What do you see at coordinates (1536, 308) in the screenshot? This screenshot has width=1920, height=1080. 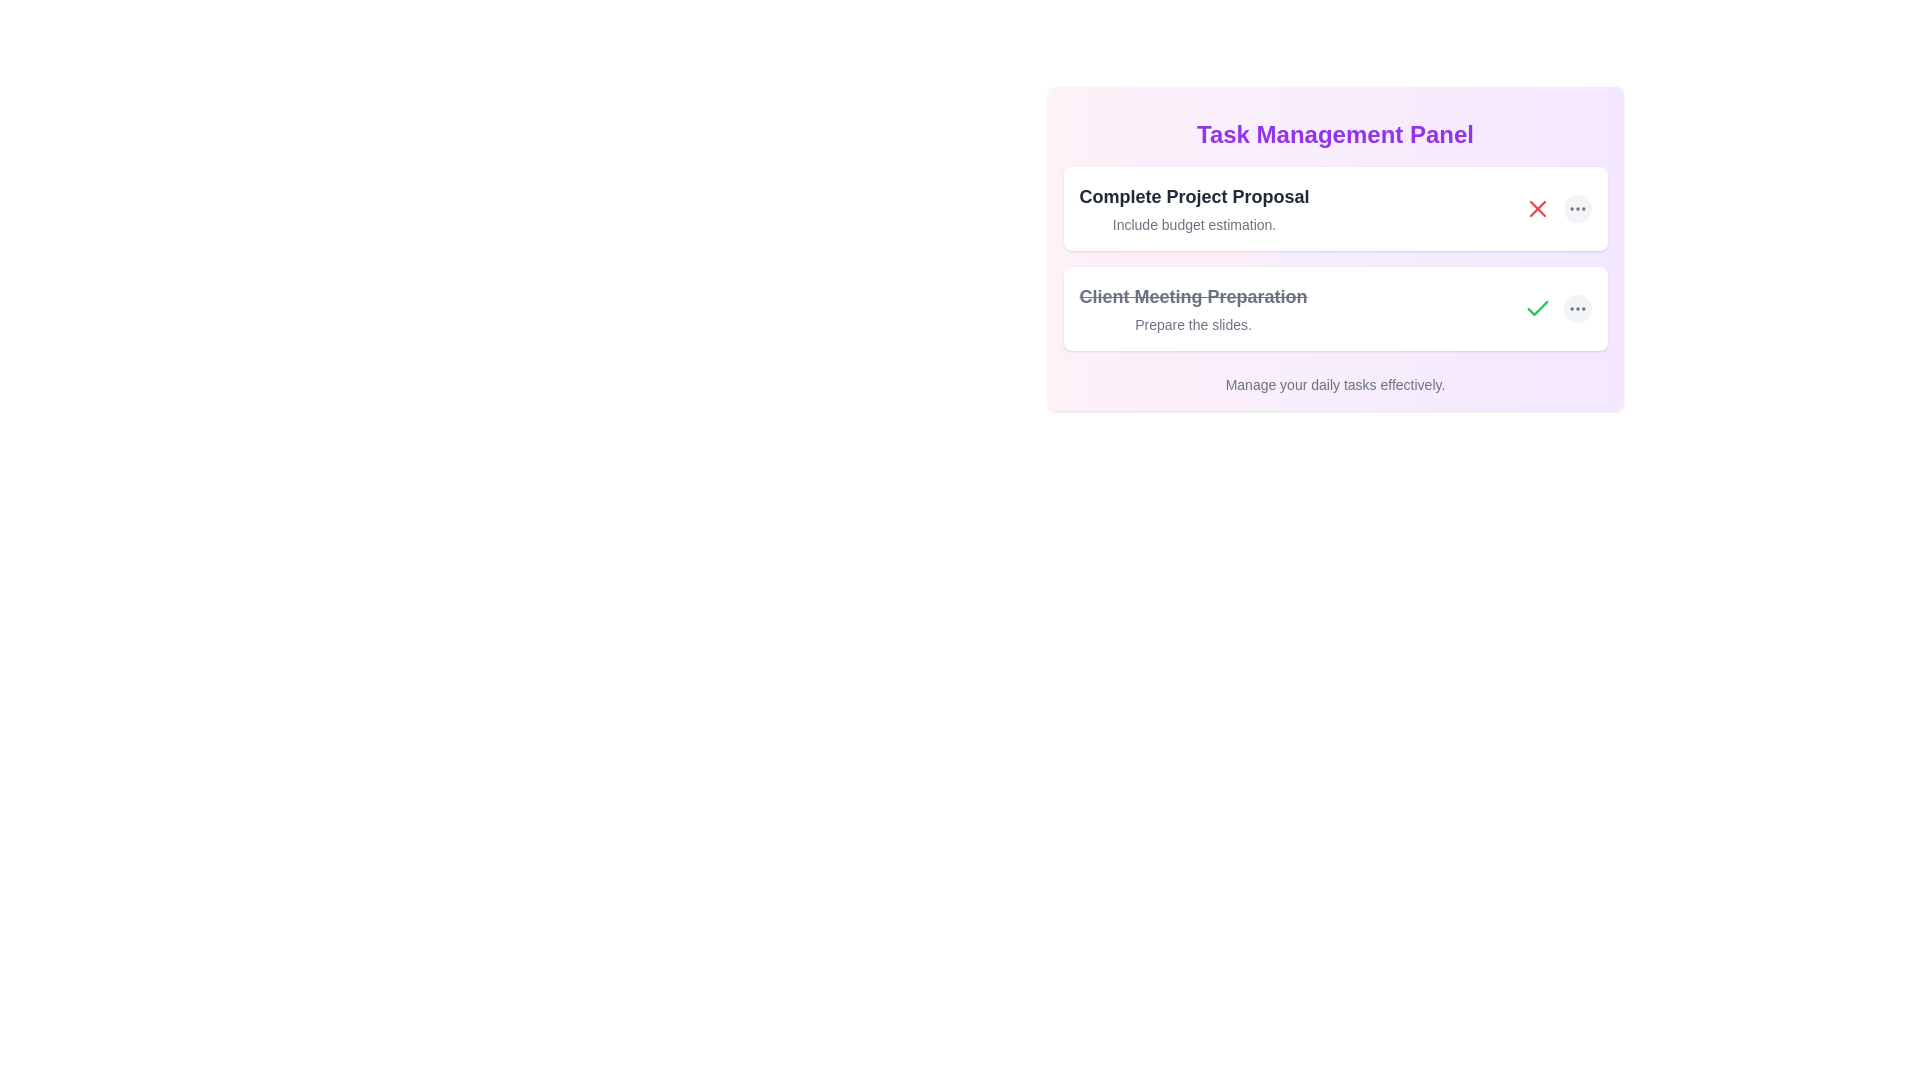 I see `the Button with an icon that marks the associated task as complete, located` at bounding box center [1536, 308].